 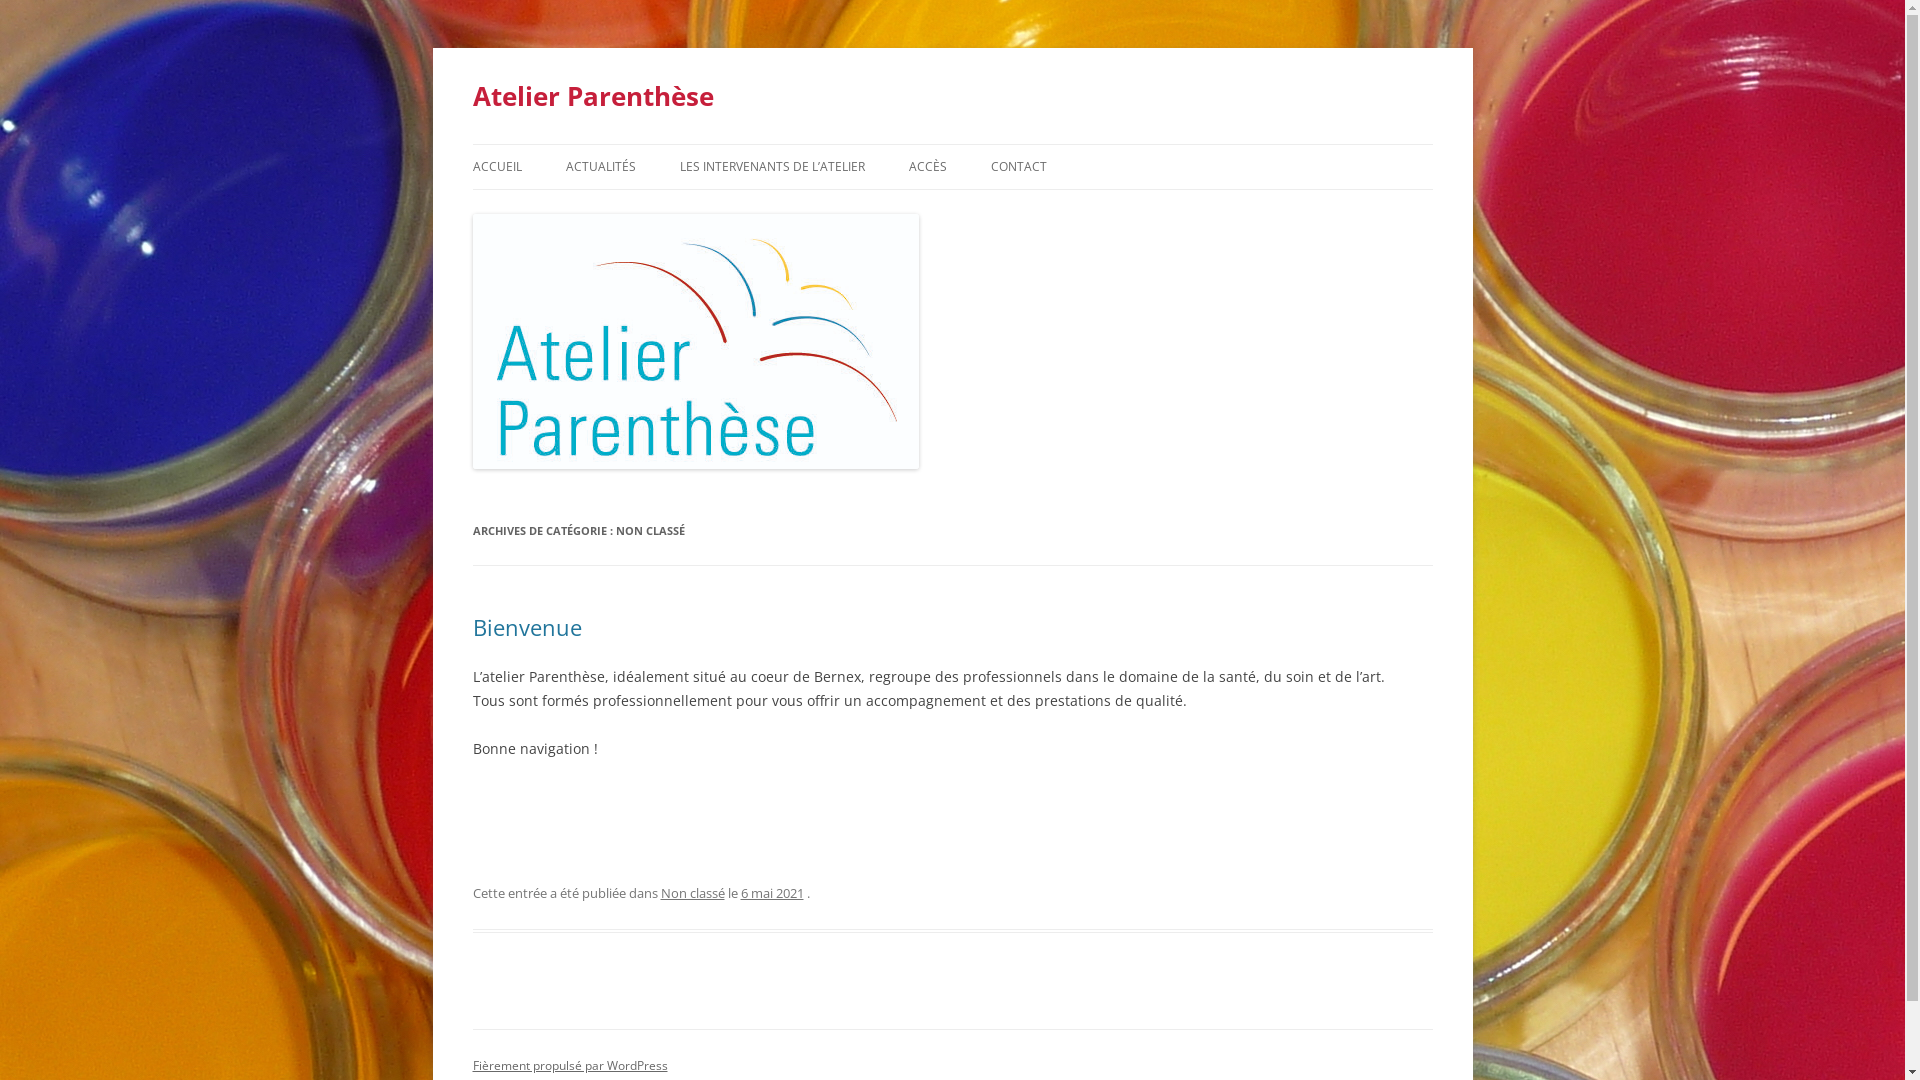 What do you see at coordinates (680, 209) in the screenshot?
I see `'CATHERINE MAFFEI'` at bounding box center [680, 209].